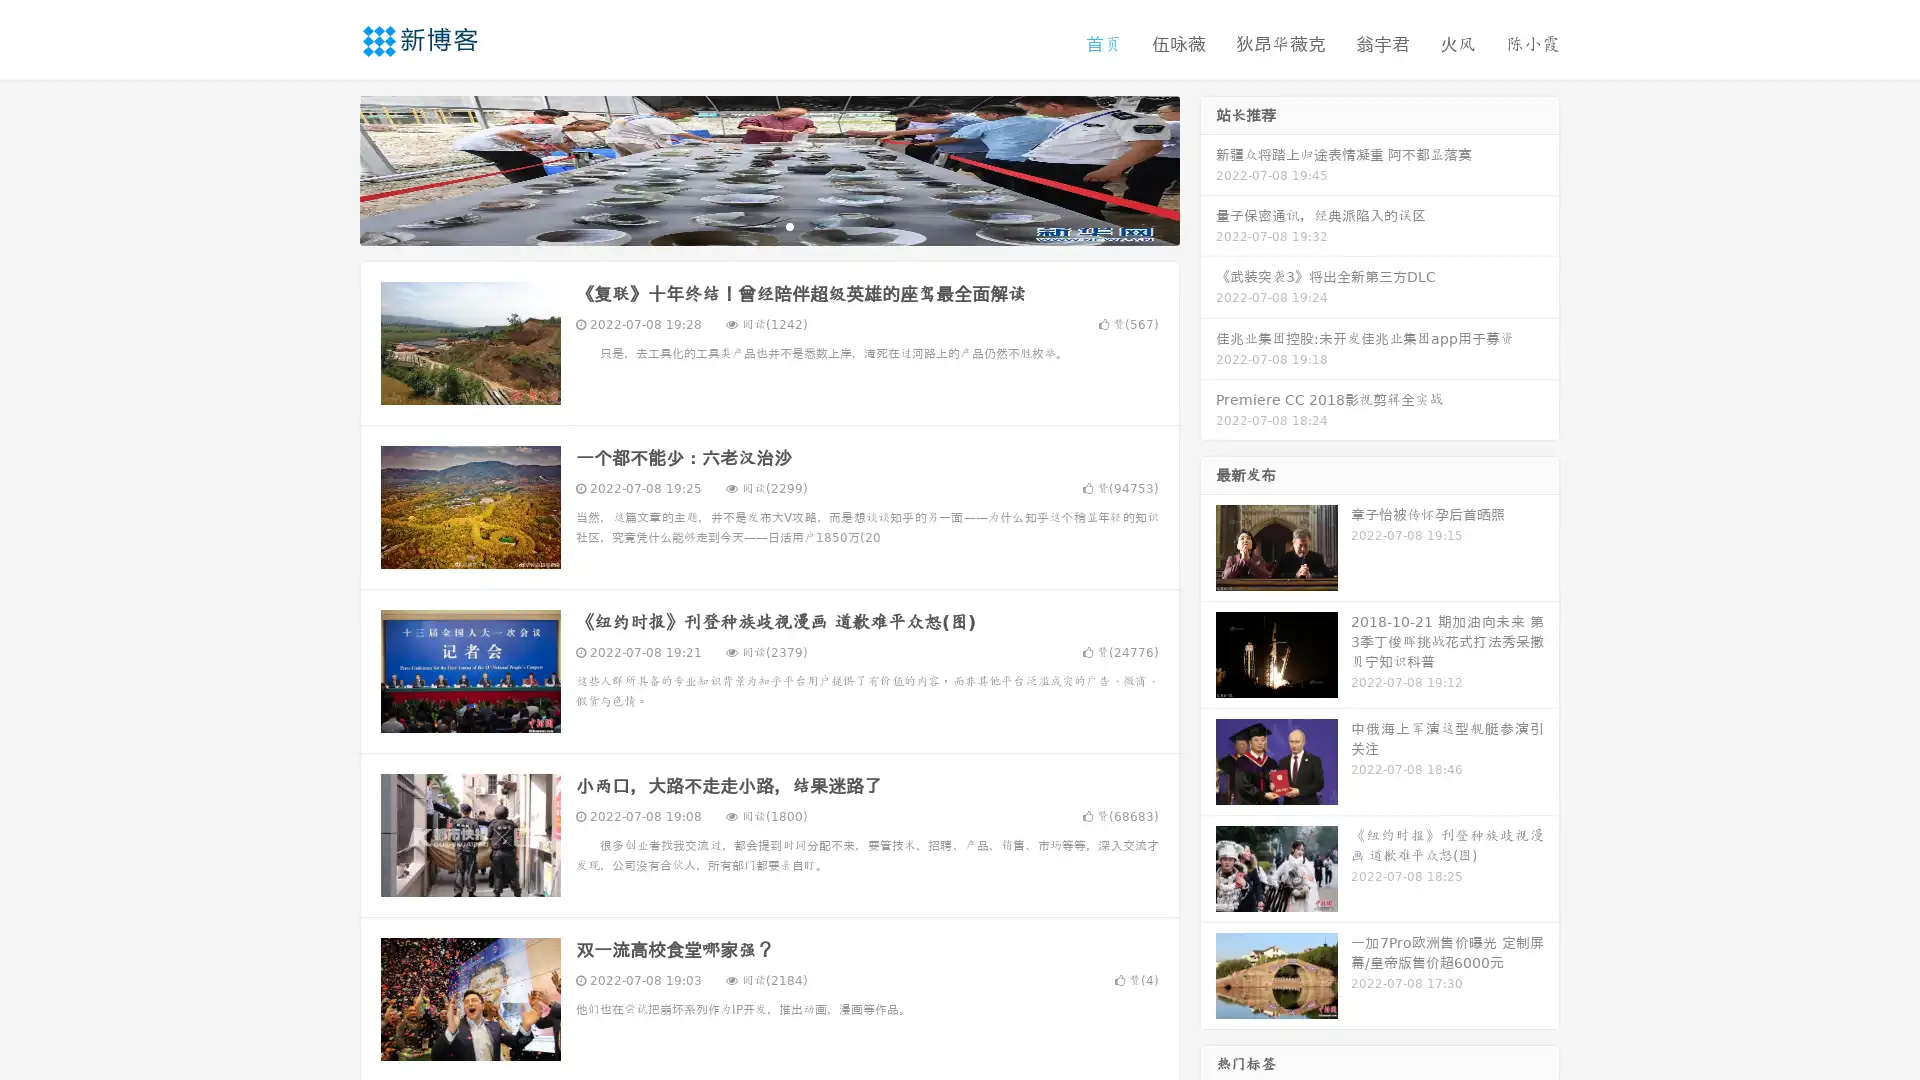  Describe the element at coordinates (748, 225) in the screenshot. I see `Go to slide 1` at that location.